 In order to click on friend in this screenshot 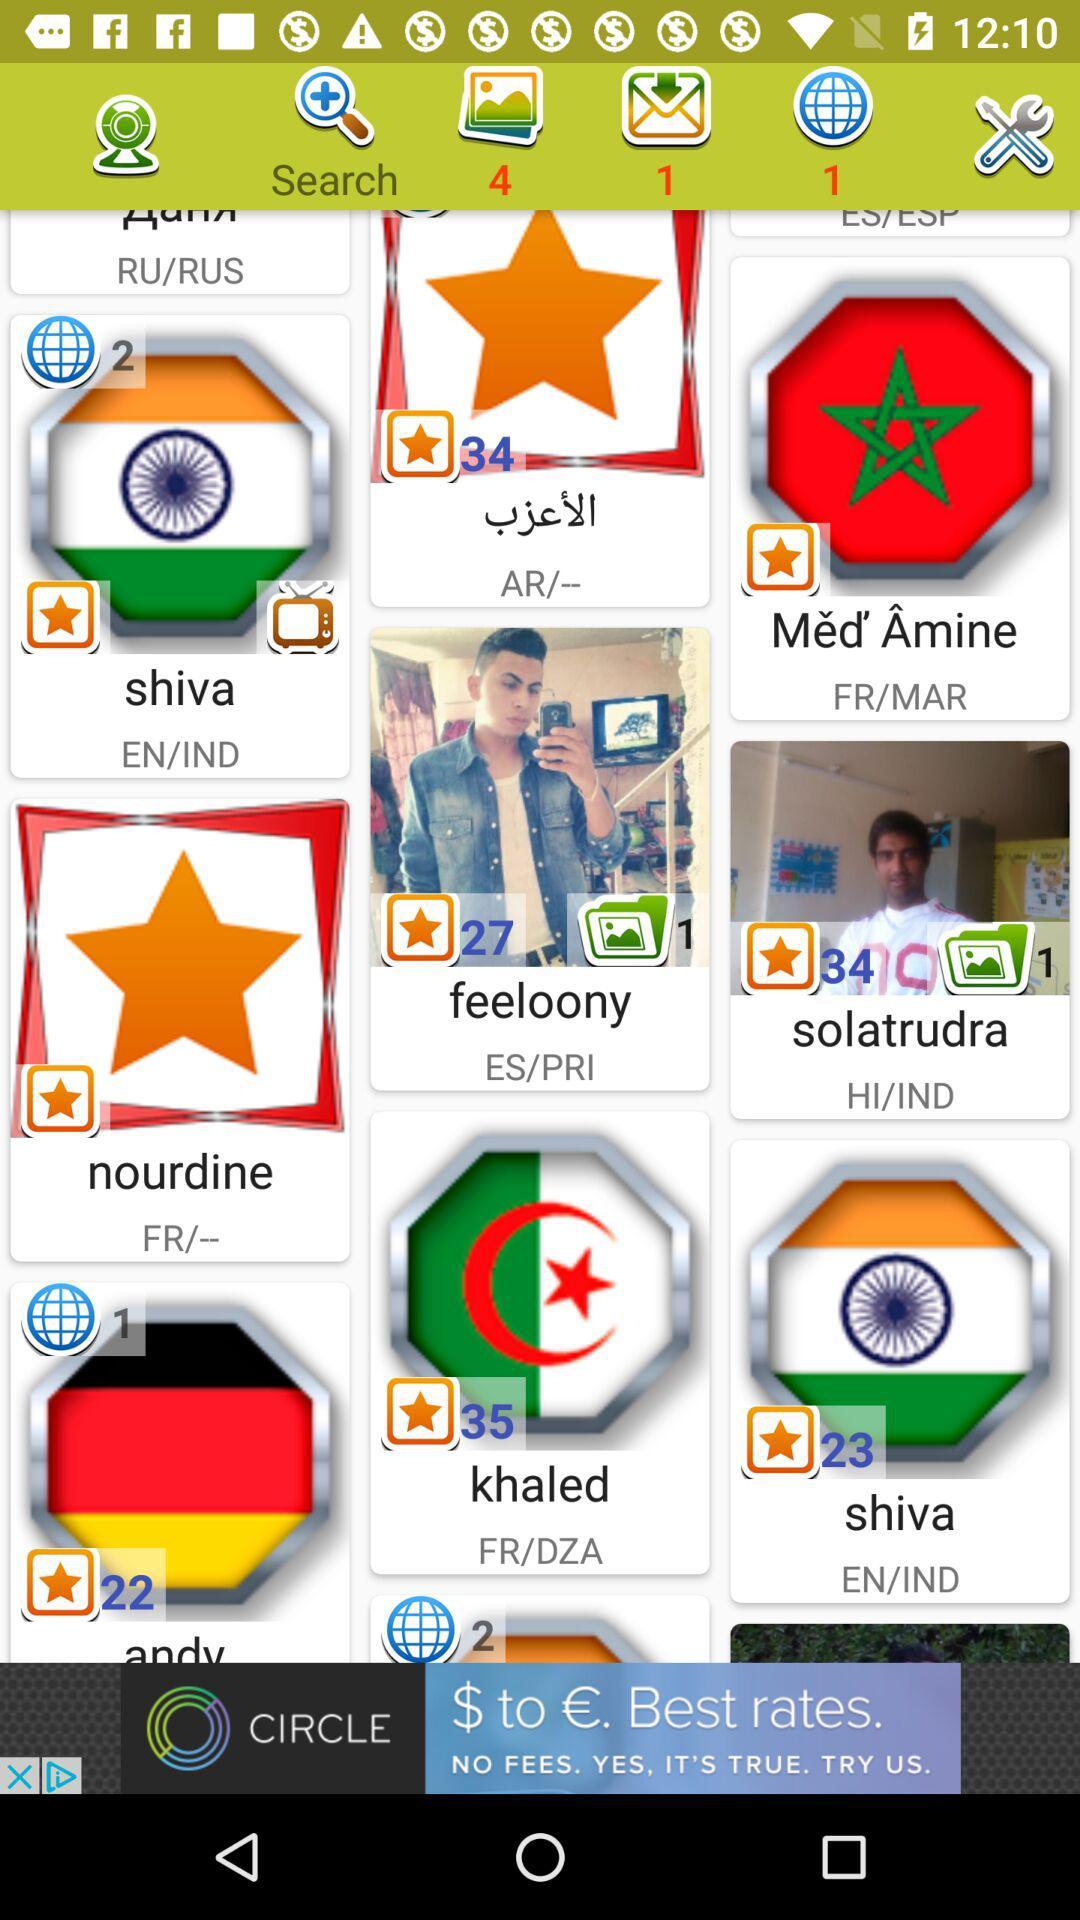, I will do `click(540, 796)`.